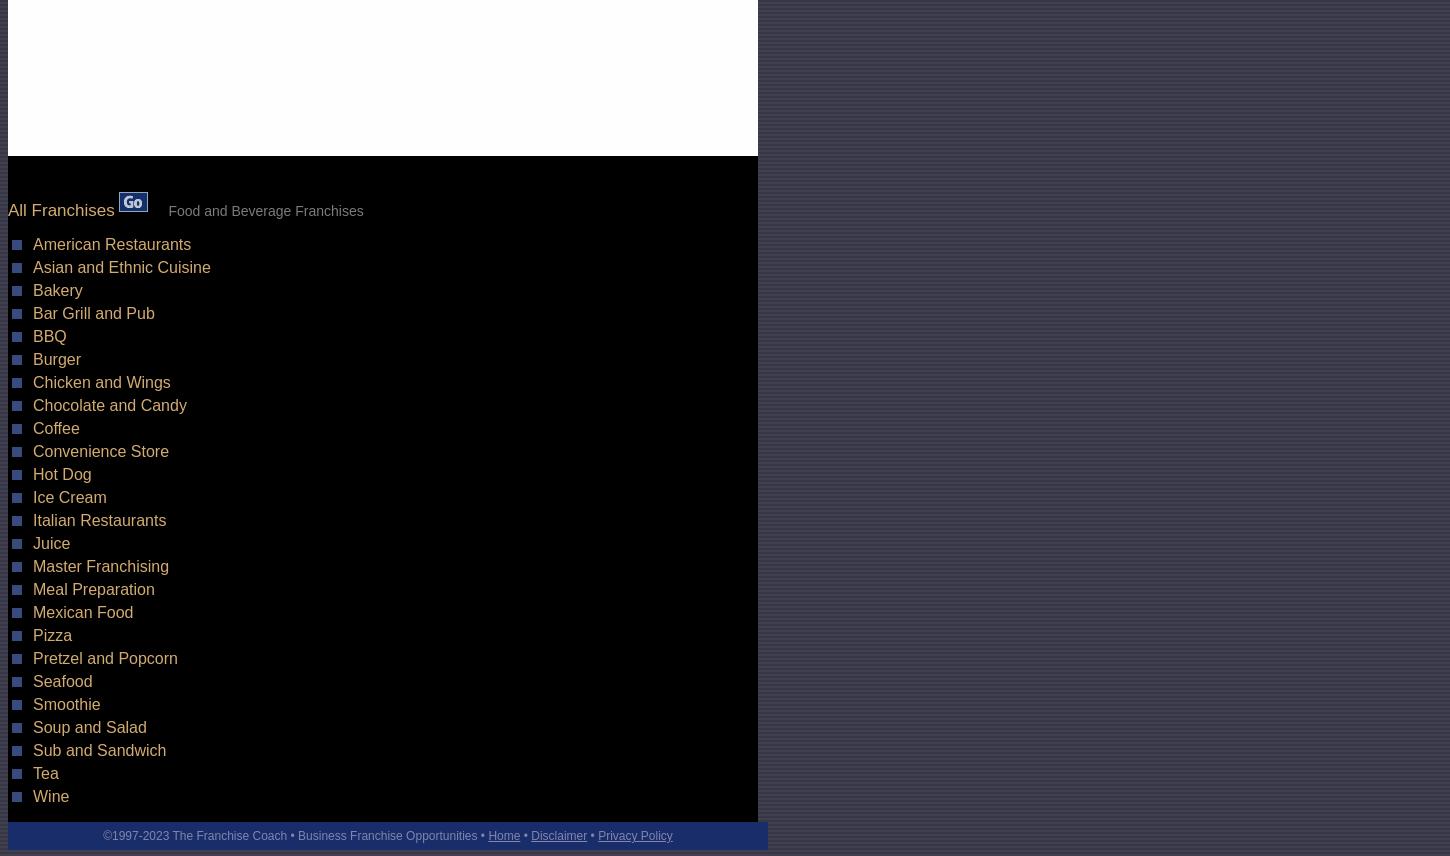 Image resolution: width=1450 pixels, height=856 pixels. What do you see at coordinates (93, 313) in the screenshot?
I see `'Bar Grill and Pub'` at bounding box center [93, 313].